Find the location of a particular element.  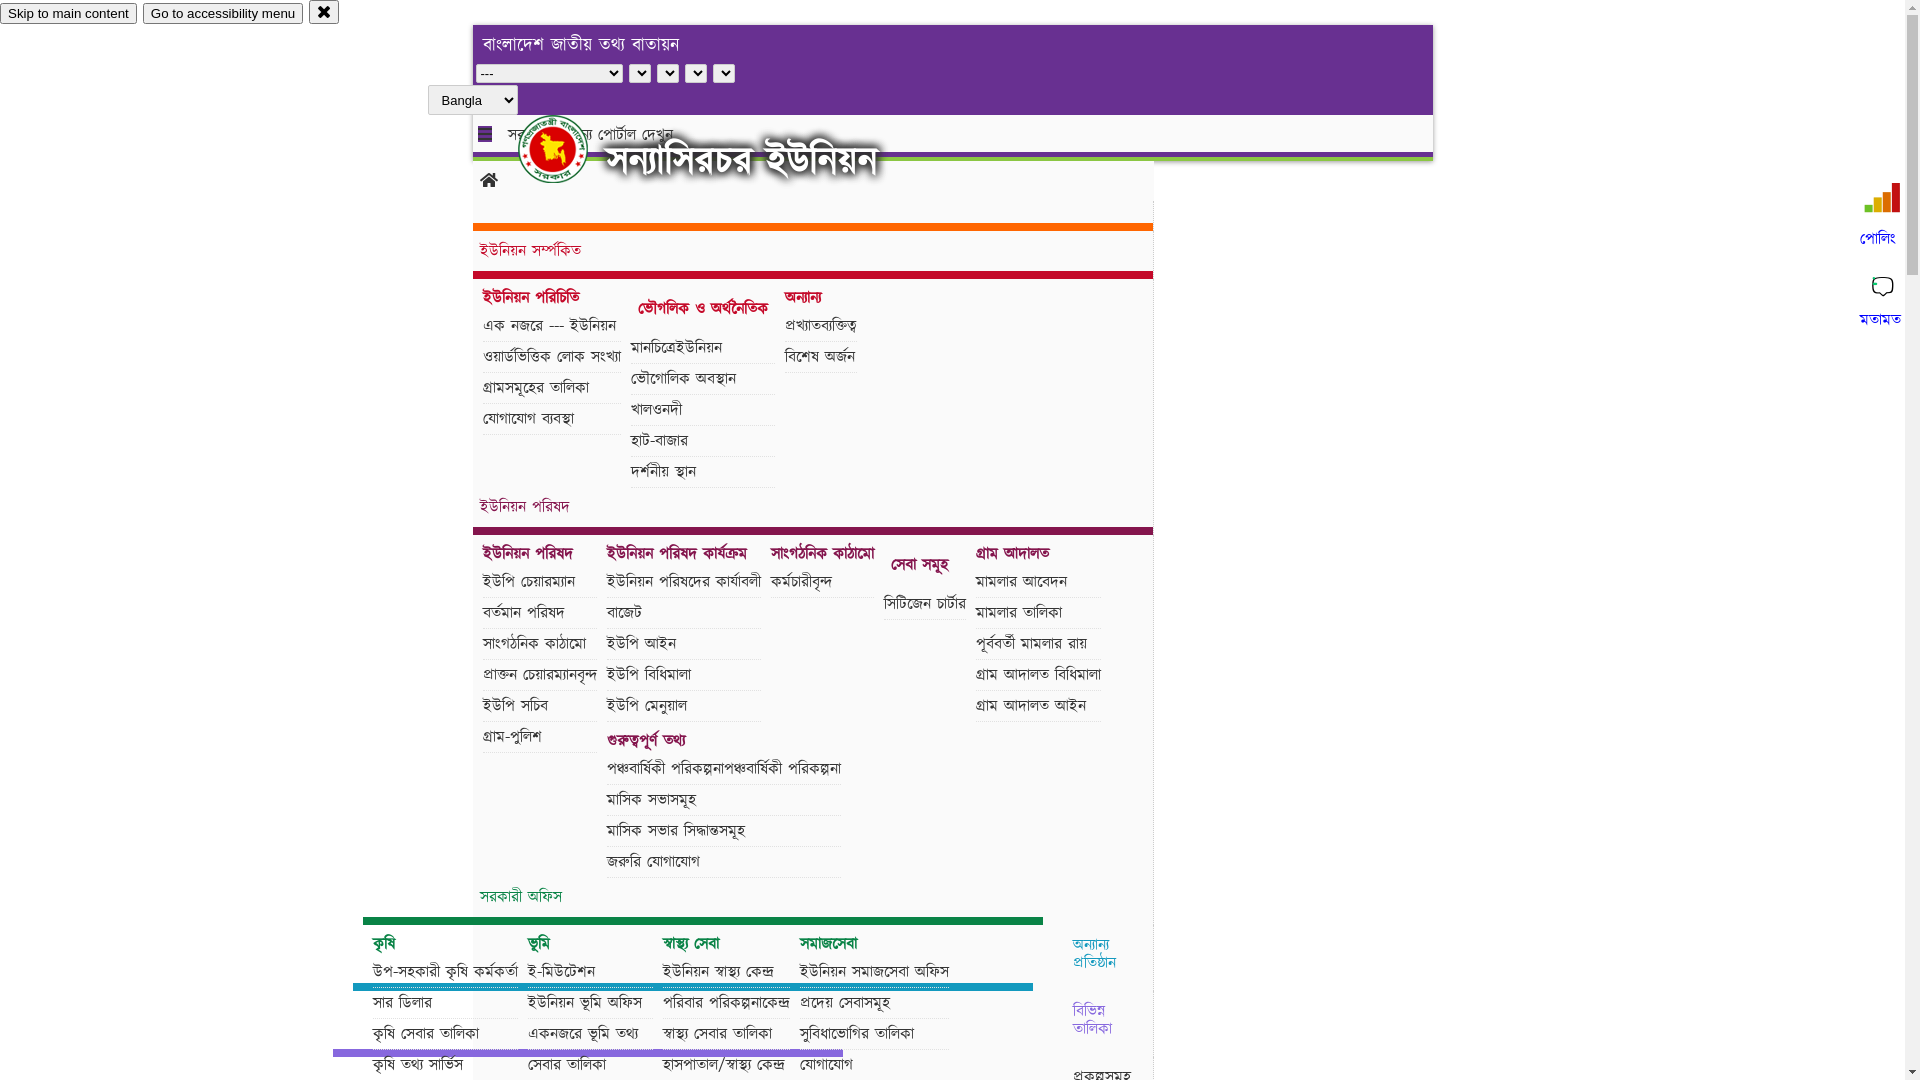

' is located at coordinates (569, 148).